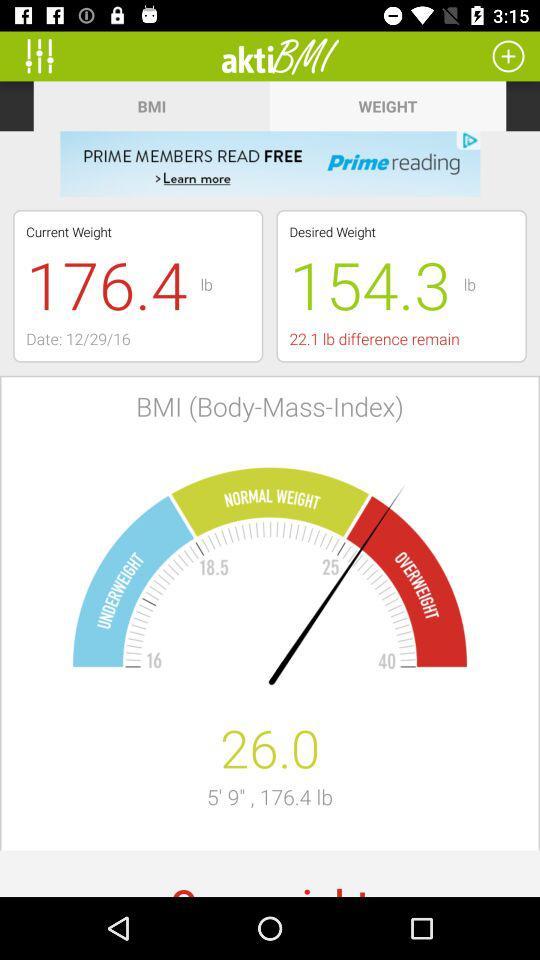  Describe the element at coordinates (46, 55) in the screenshot. I see `adjust bmi` at that location.